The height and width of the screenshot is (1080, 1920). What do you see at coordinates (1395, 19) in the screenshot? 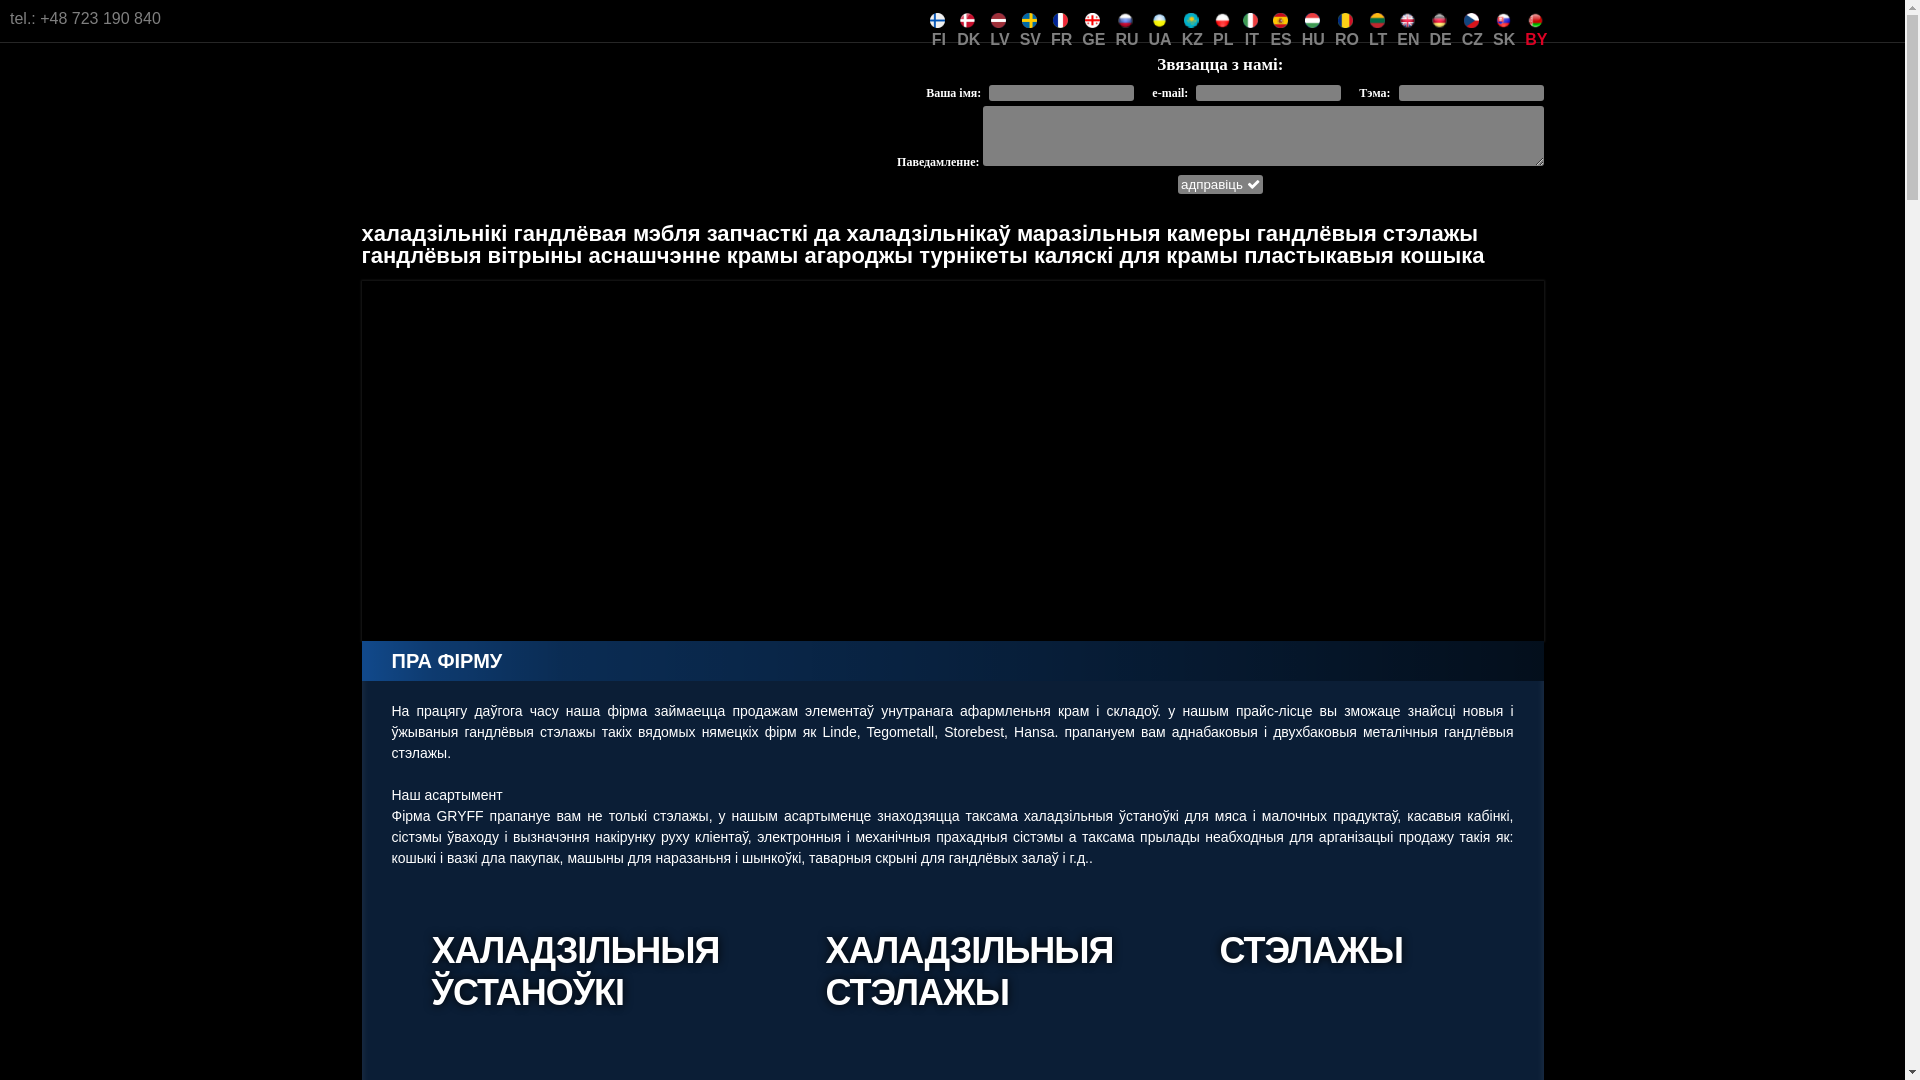
I see `'EN'` at bounding box center [1395, 19].